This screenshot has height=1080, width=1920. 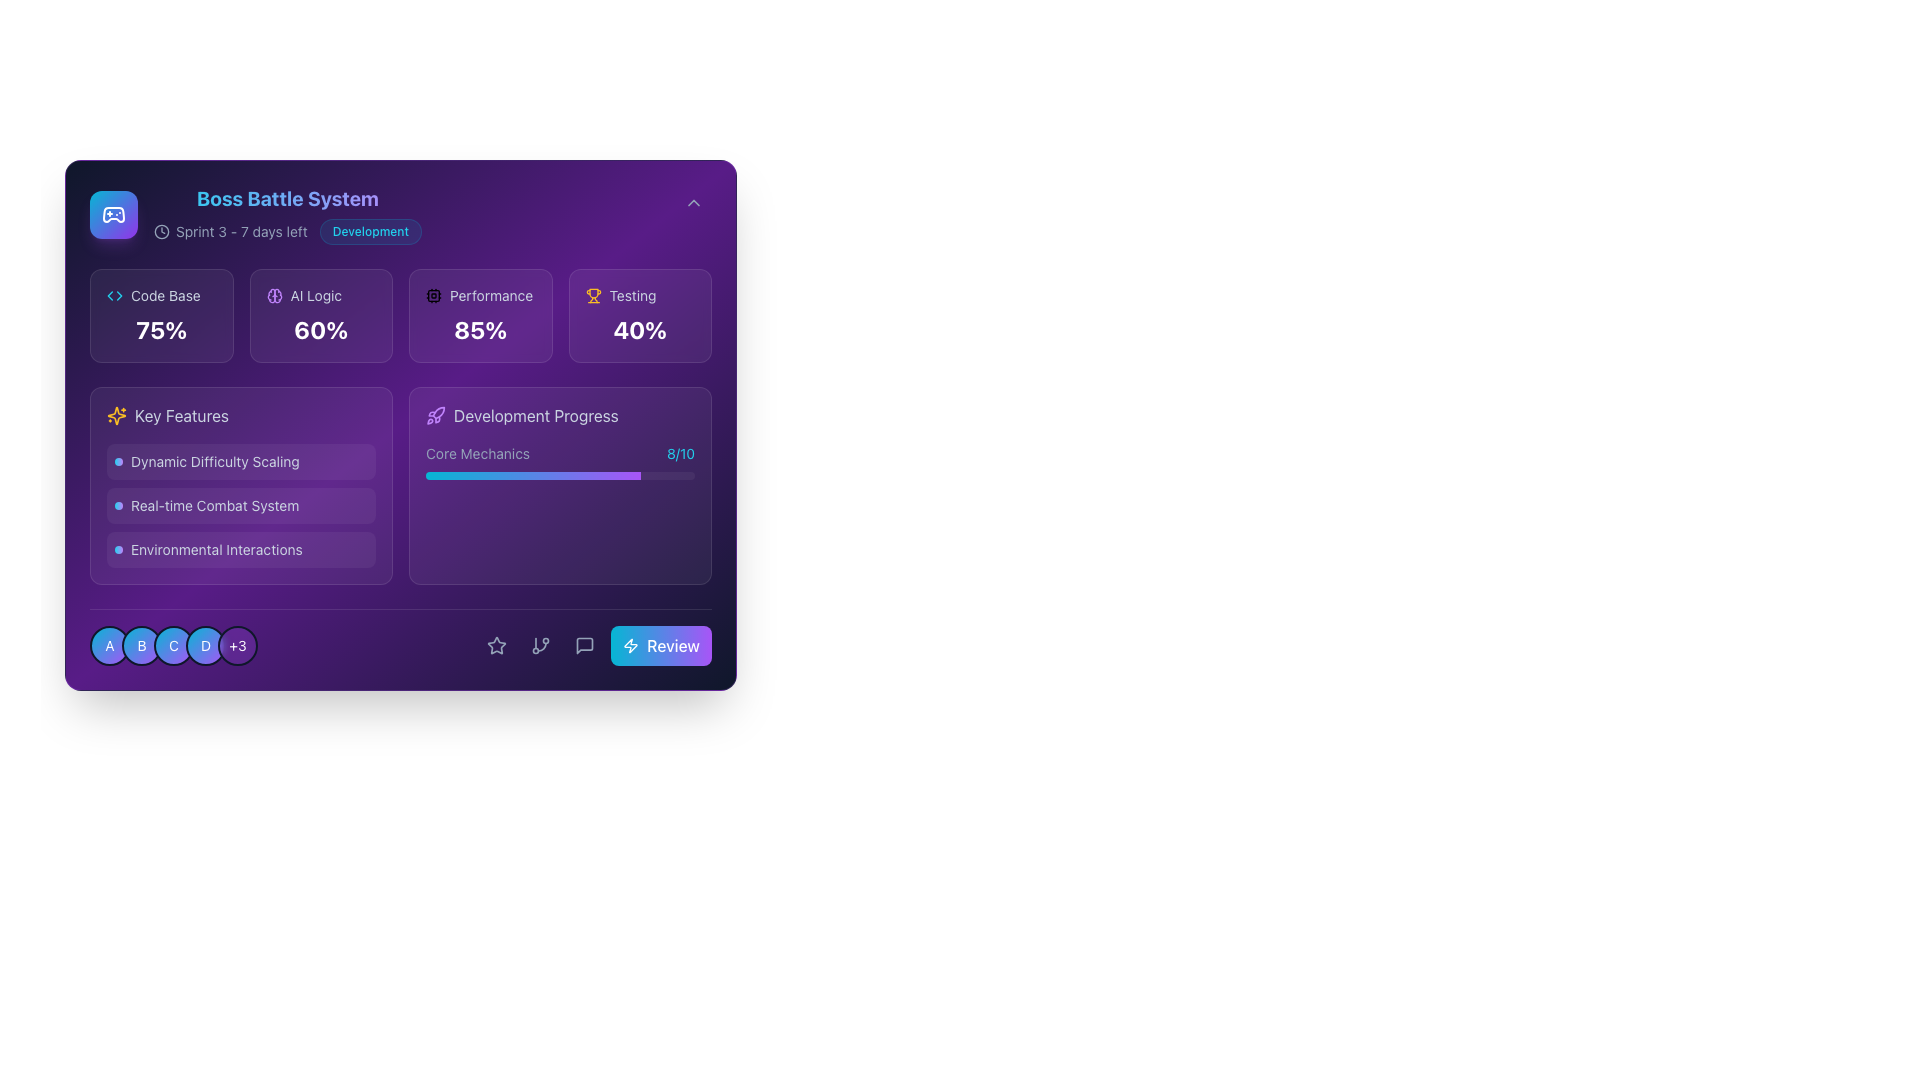 I want to click on the text label displaying 'Key Features' styled in light slate blue, located at the top-left corner of the 'Key Features' section, next to a sparkles icon, so click(x=182, y=415).